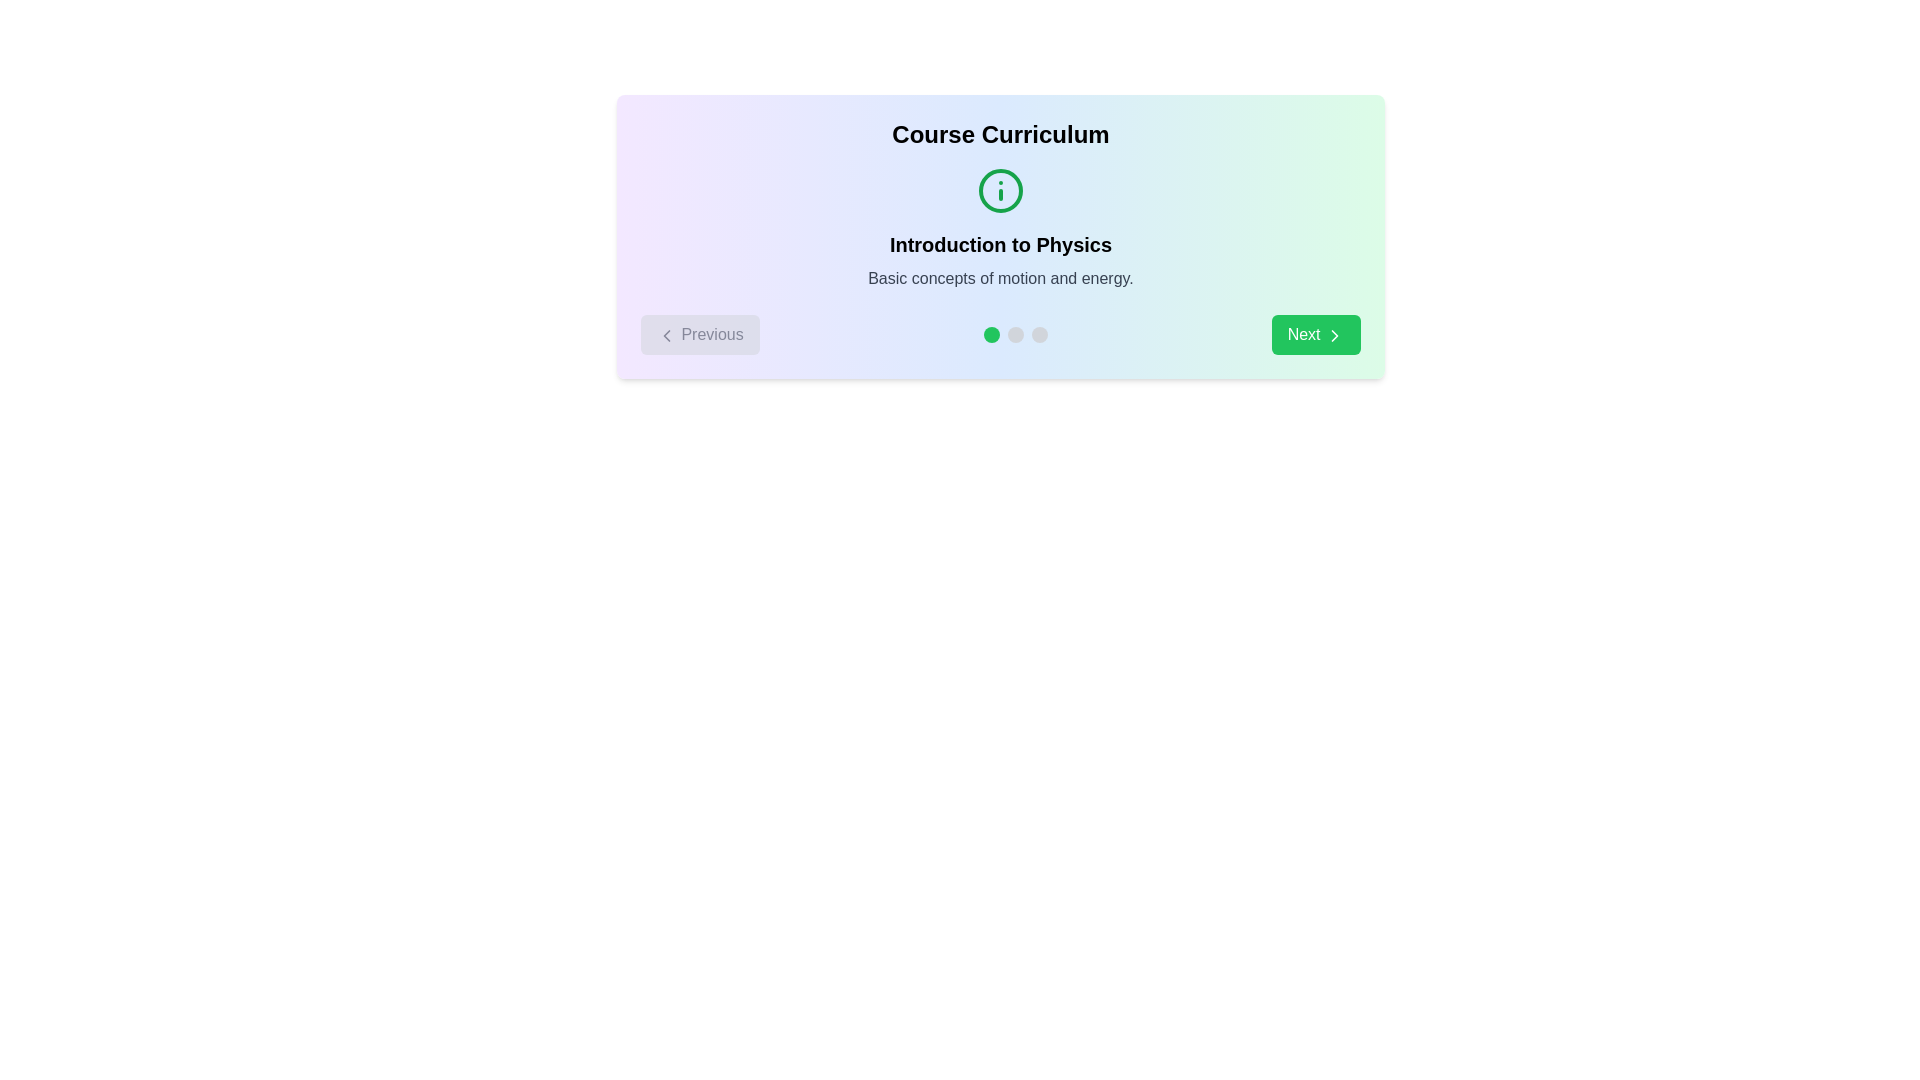 This screenshot has width=1920, height=1080. I want to click on the circular green outlined icon with an 'i' symbol, so click(1001, 191).